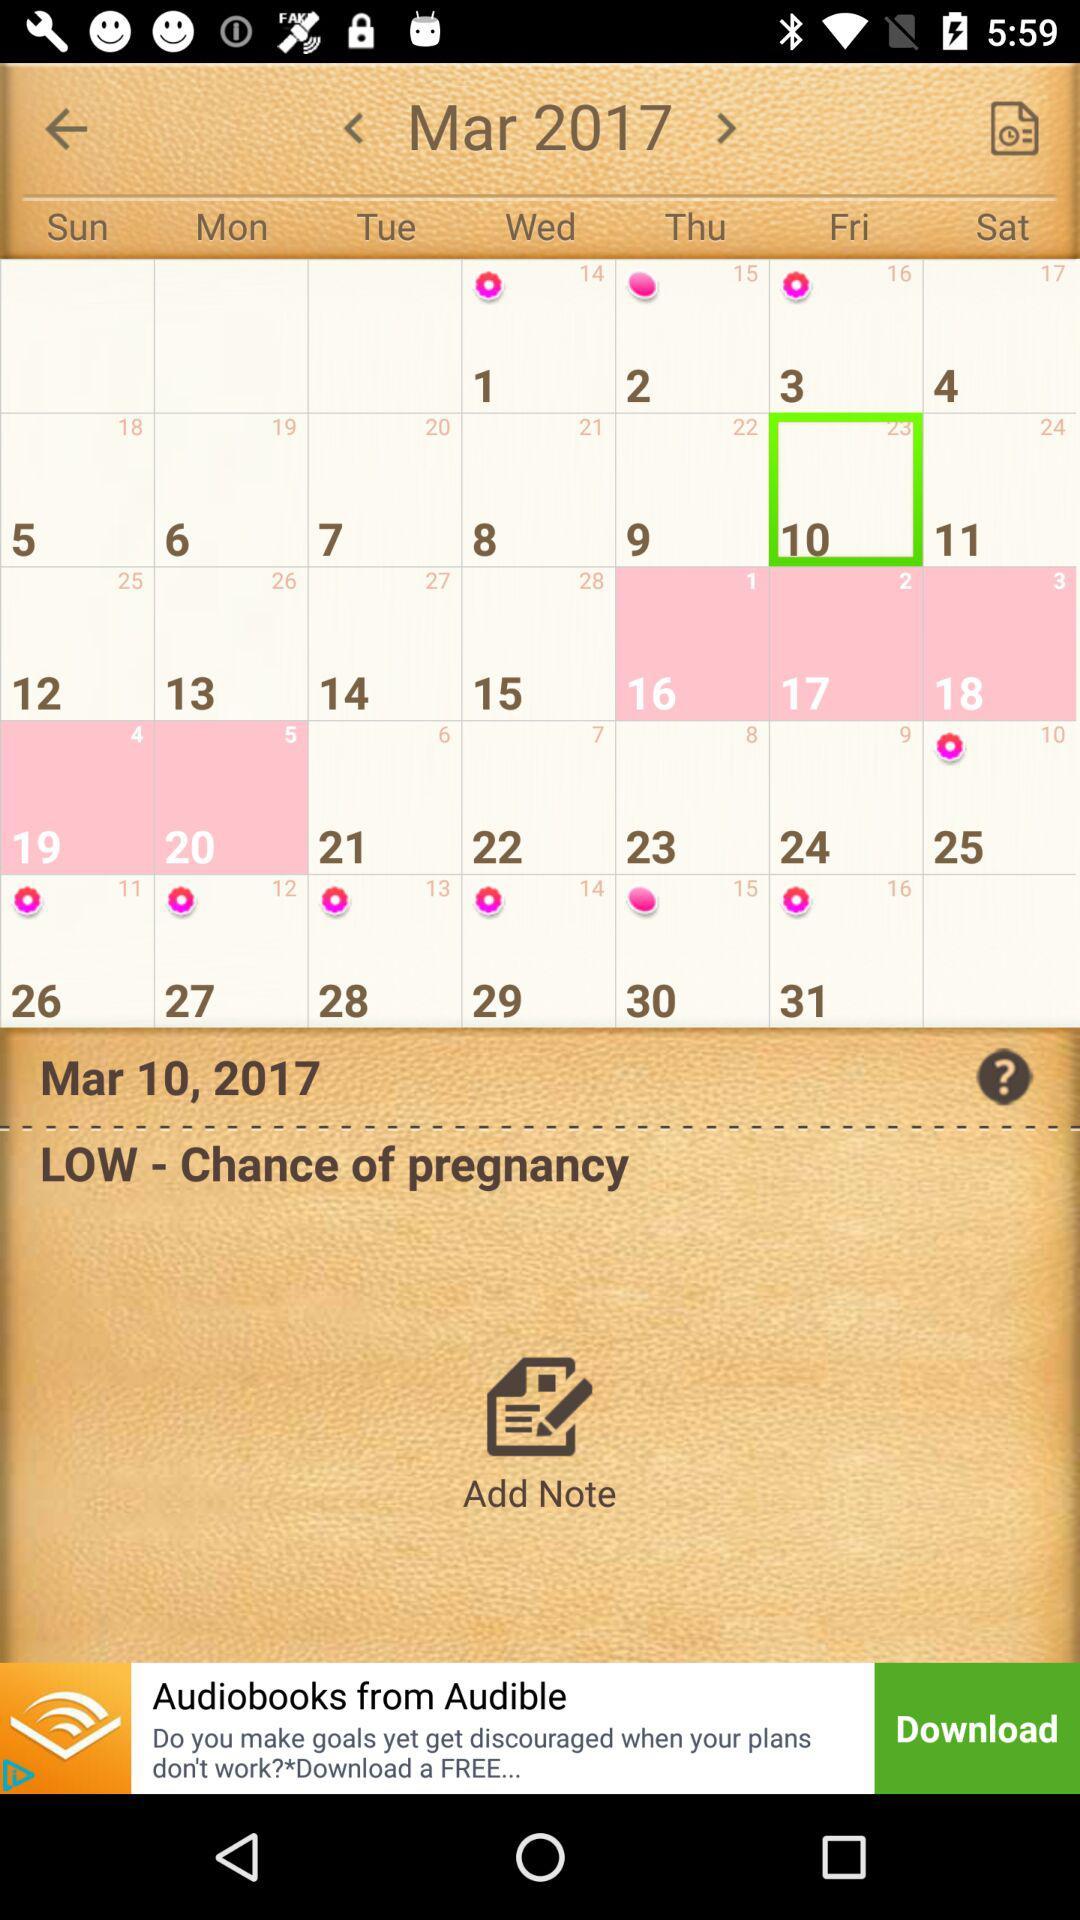 The height and width of the screenshot is (1920, 1080). I want to click on the arrow_backward icon, so click(353, 127).